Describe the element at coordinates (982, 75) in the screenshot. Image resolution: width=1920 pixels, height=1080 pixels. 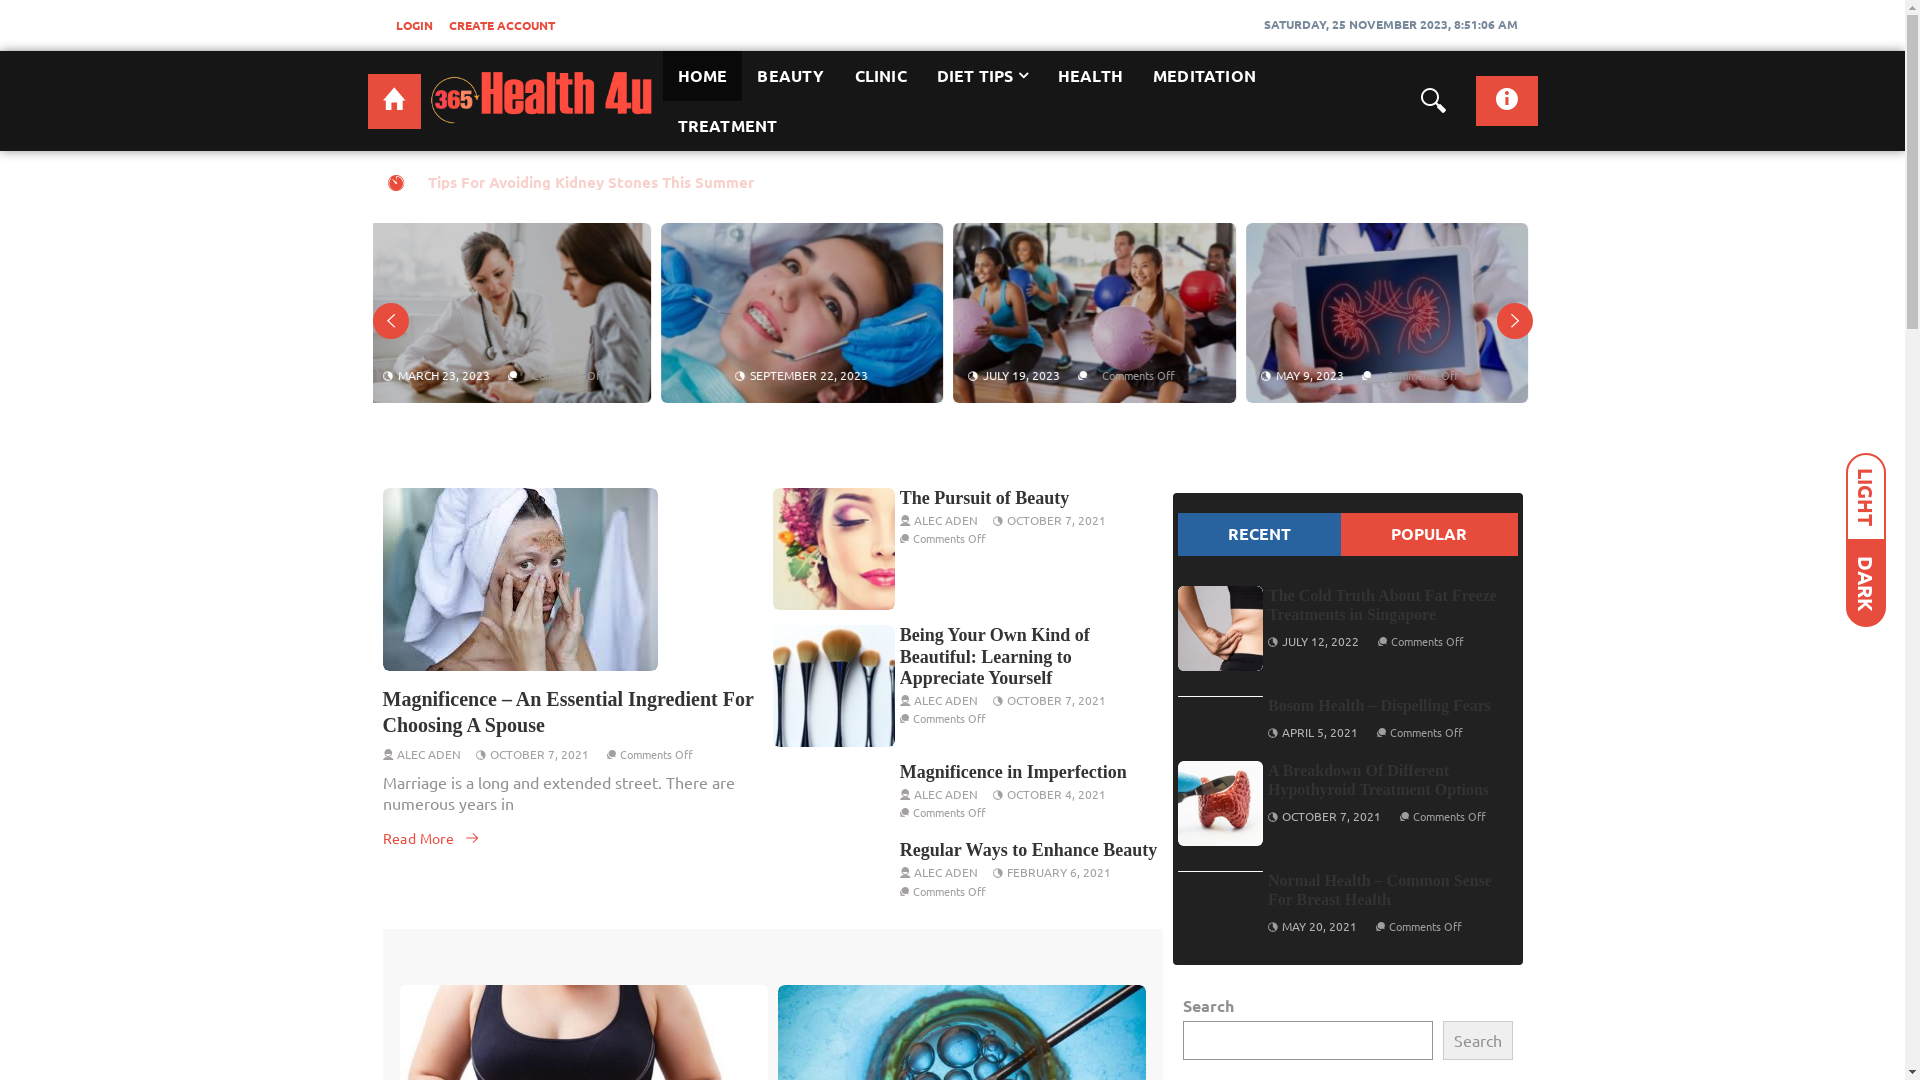
I see `'DIET TIPS'` at that location.